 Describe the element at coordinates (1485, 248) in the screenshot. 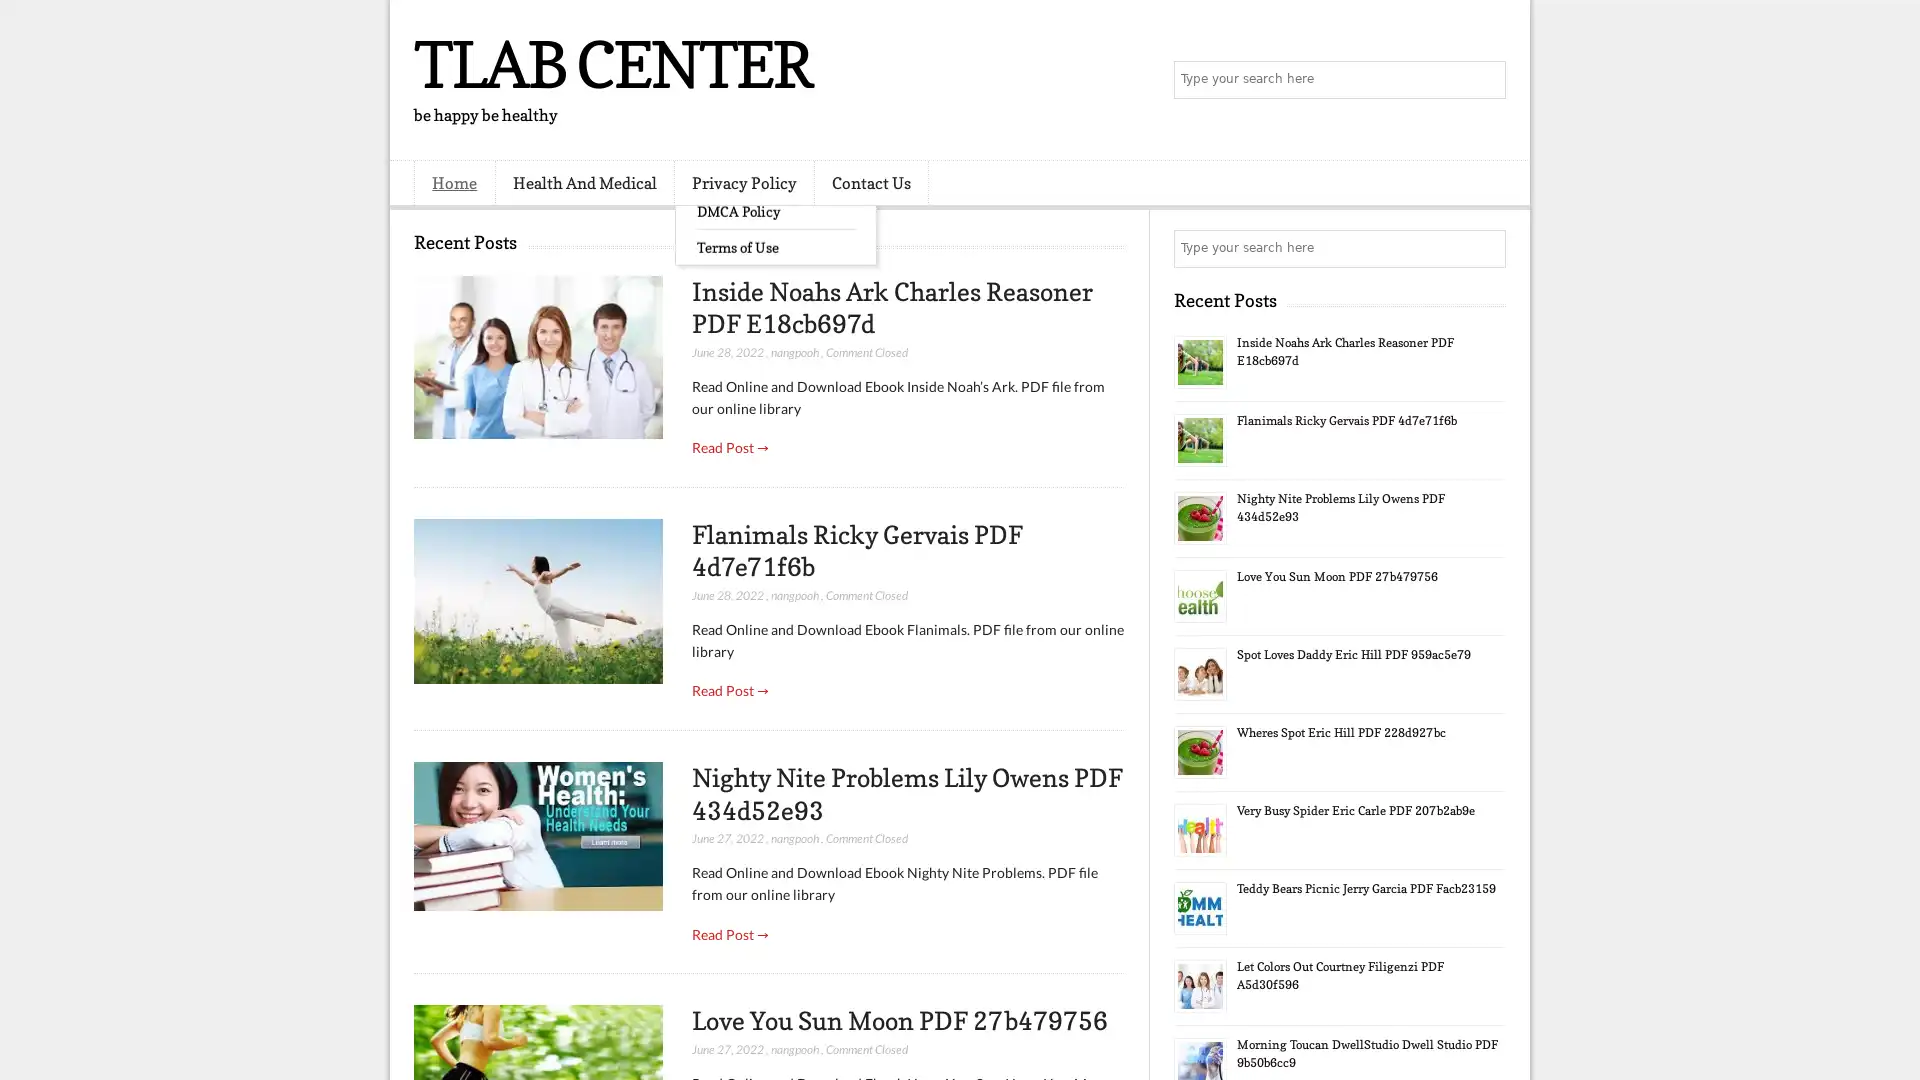

I see `Search` at that location.